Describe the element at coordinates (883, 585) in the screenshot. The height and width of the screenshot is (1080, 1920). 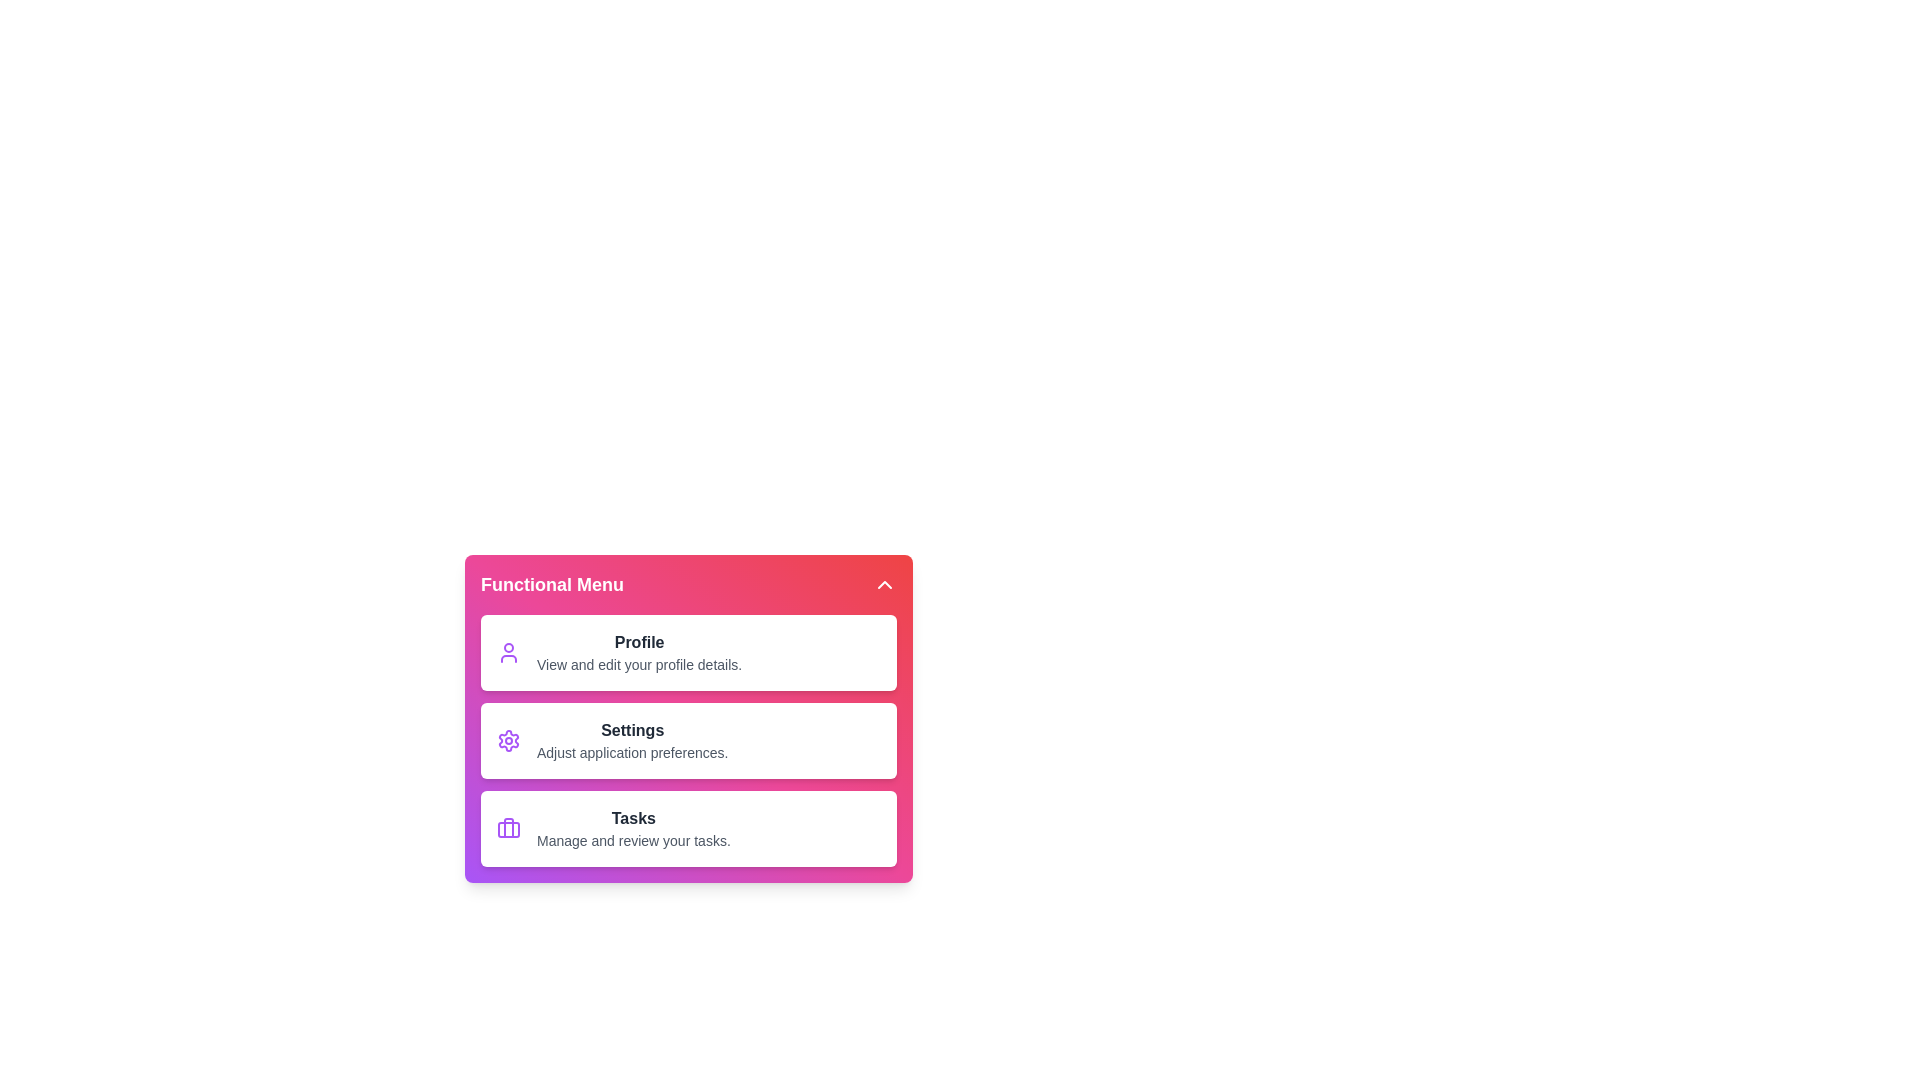
I see `the toggle button in the header to toggle the menu visibility` at that location.